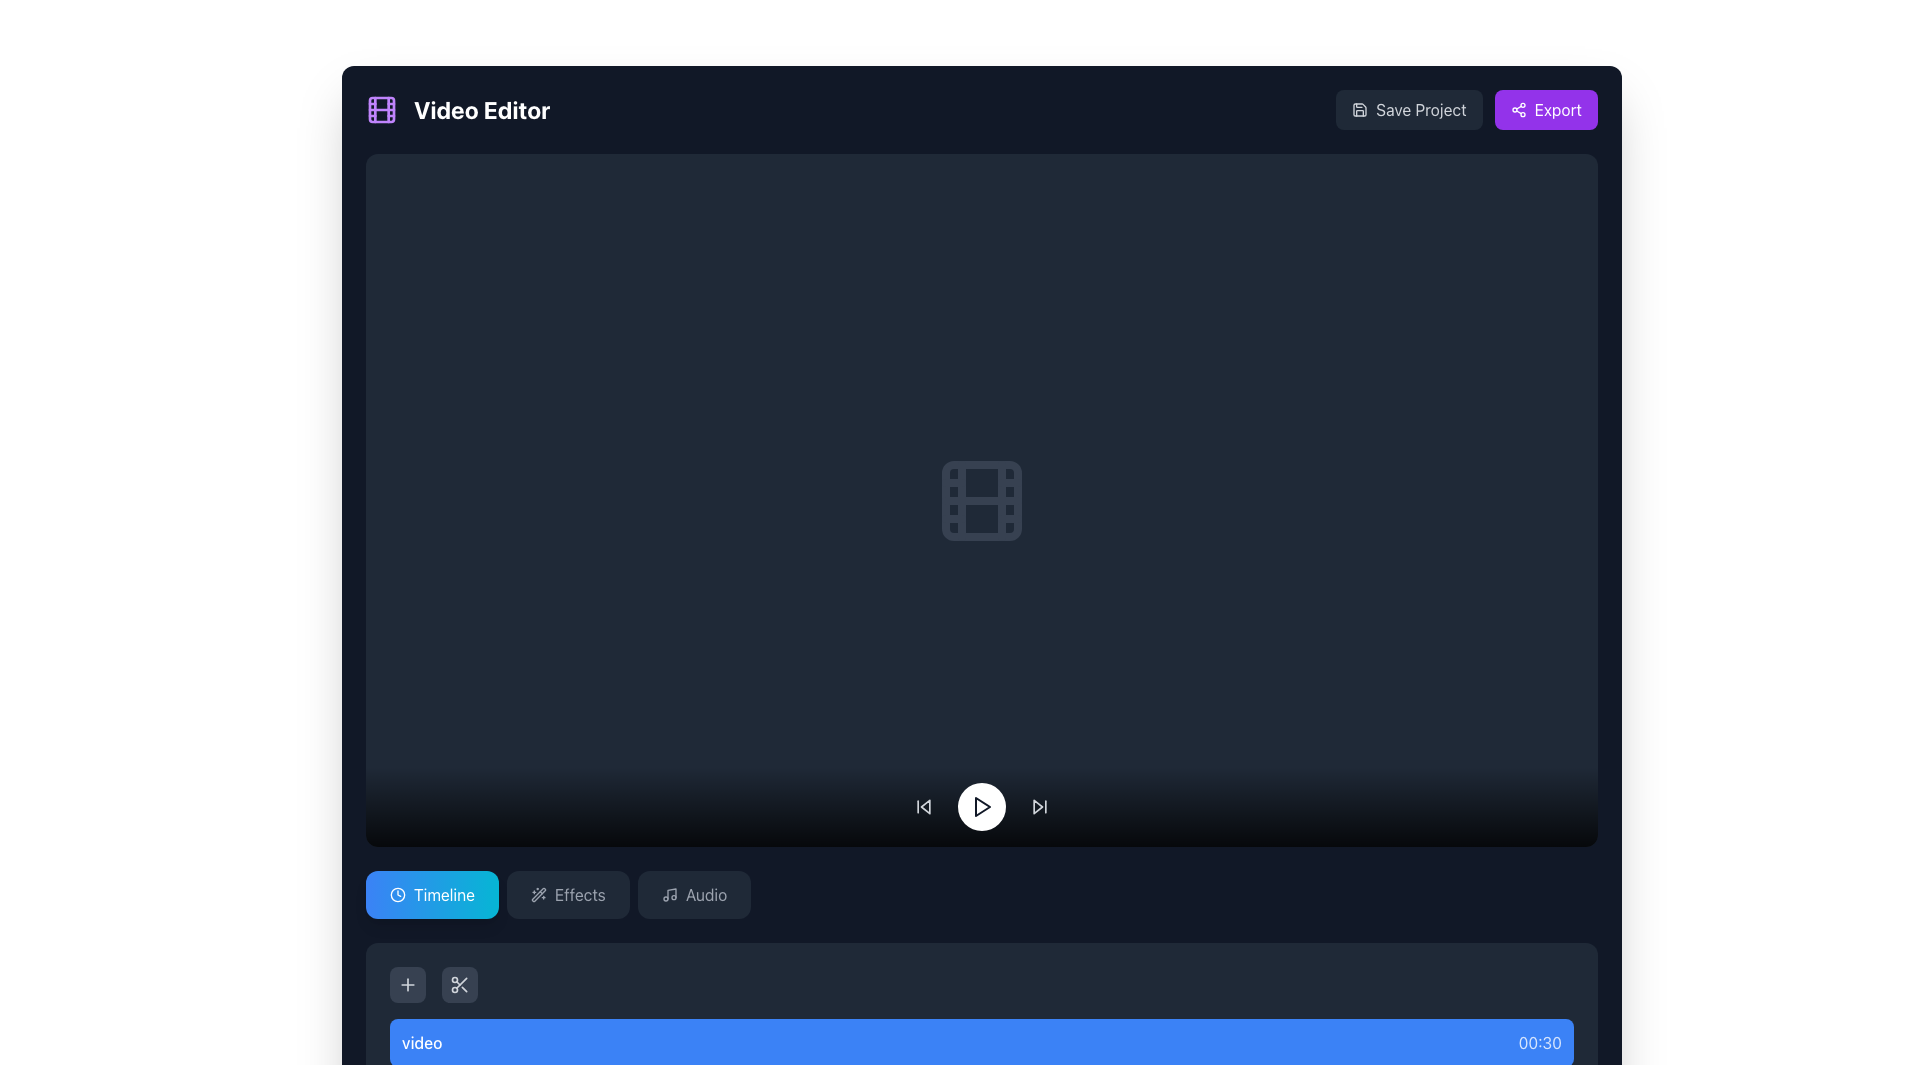 This screenshot has height=1080, width=1920. What do you see at coordinates (983, 805) in the screenshot?
I see `the play button located at the bottom center of the user interface` at bounding box center [983, 805].